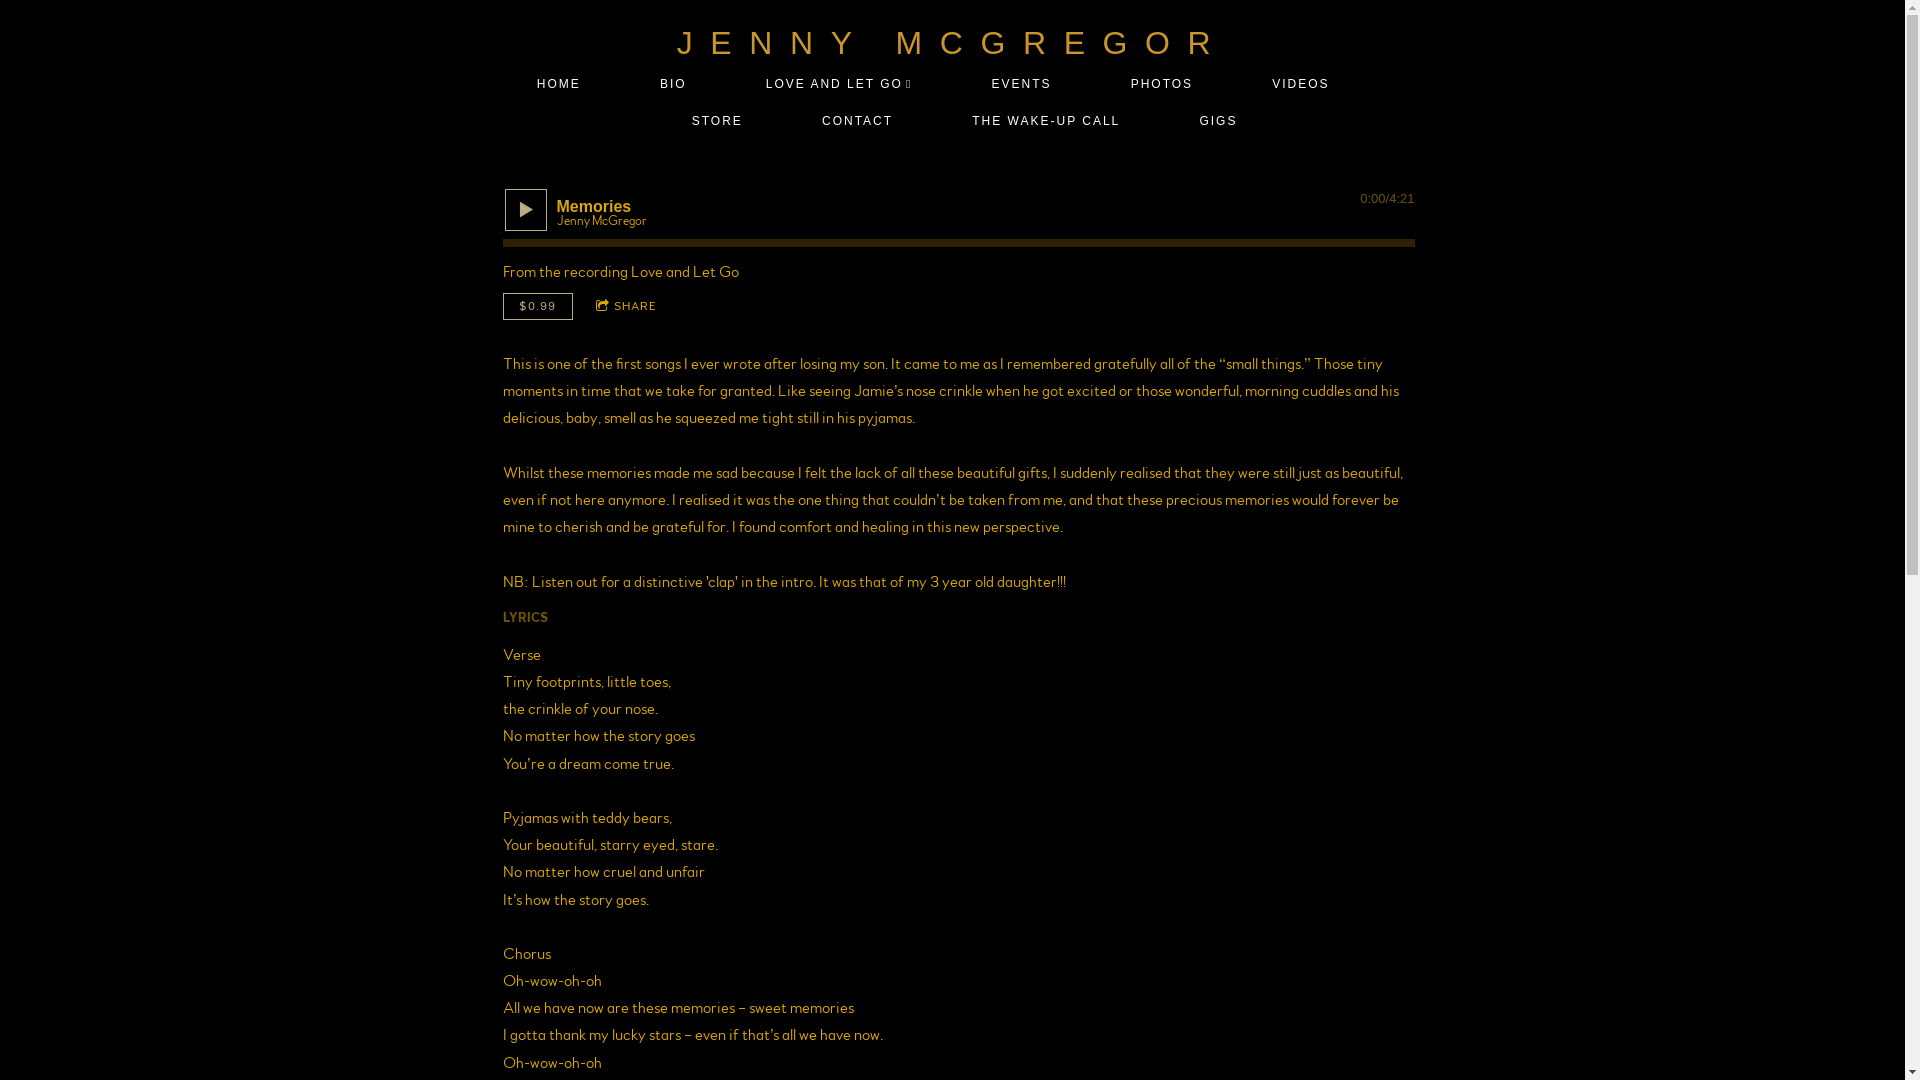 The width and height of the screenshot is (1920, 1080). I want to click on 'VIDEOS', so click(1300, 83).